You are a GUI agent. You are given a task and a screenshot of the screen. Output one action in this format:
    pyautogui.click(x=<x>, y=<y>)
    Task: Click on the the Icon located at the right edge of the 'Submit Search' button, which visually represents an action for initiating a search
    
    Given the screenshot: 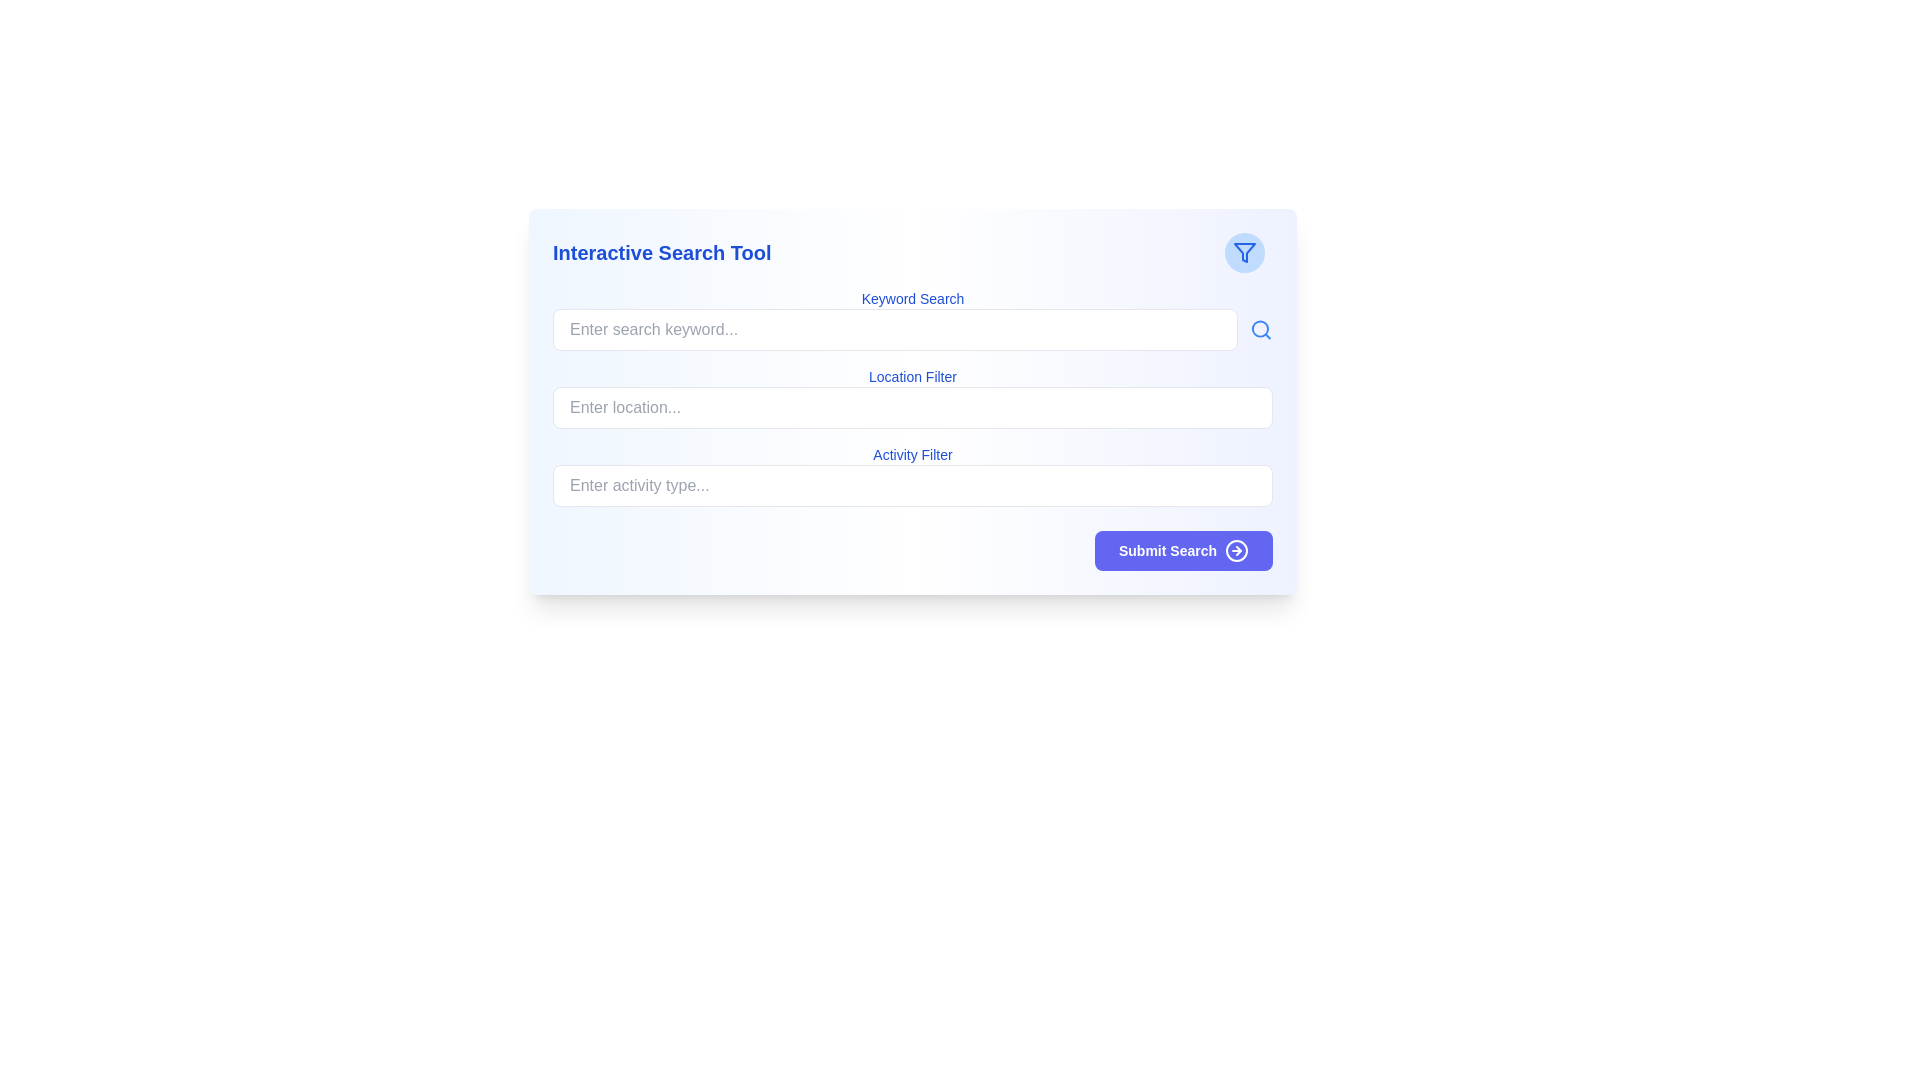 What is the action you would take?
    pyautogui.click(x=1236, y=551)
    